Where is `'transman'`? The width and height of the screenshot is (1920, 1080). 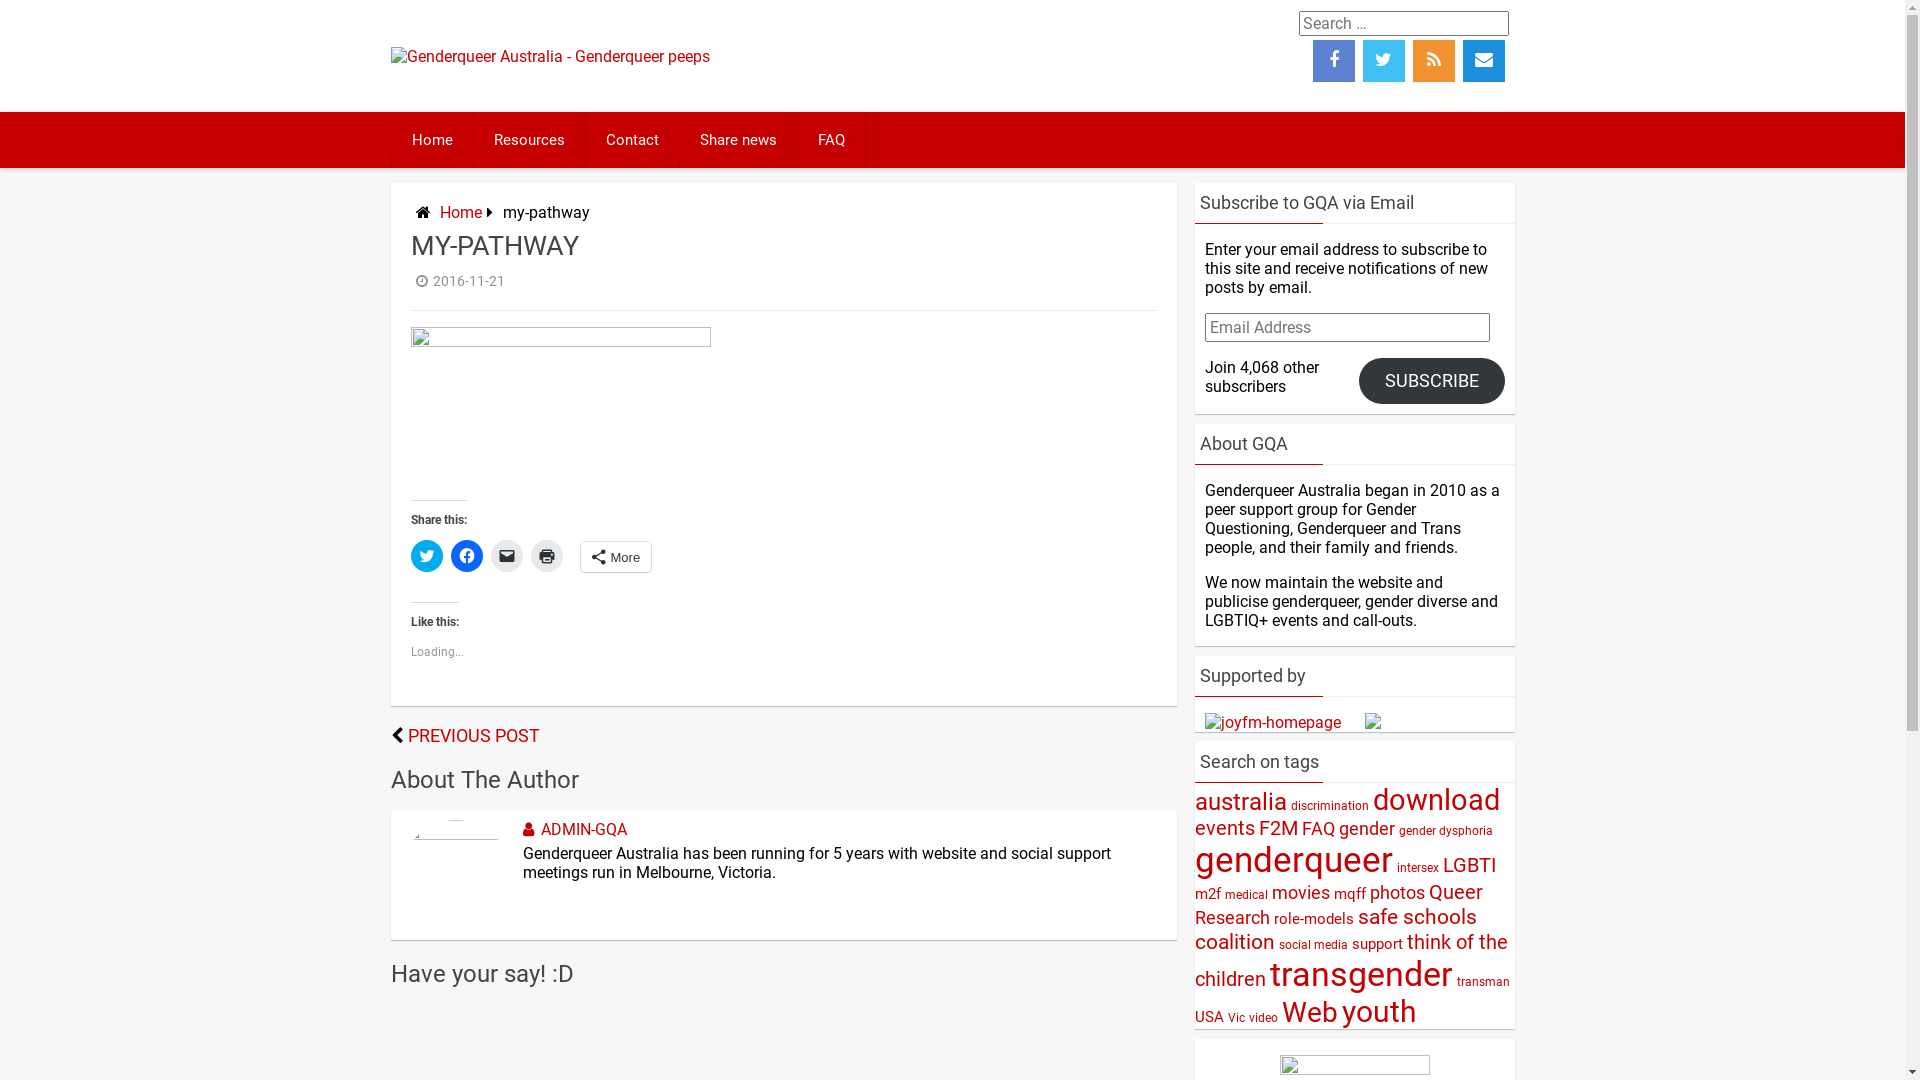
'transman' is located at coordinates (1482, 981).